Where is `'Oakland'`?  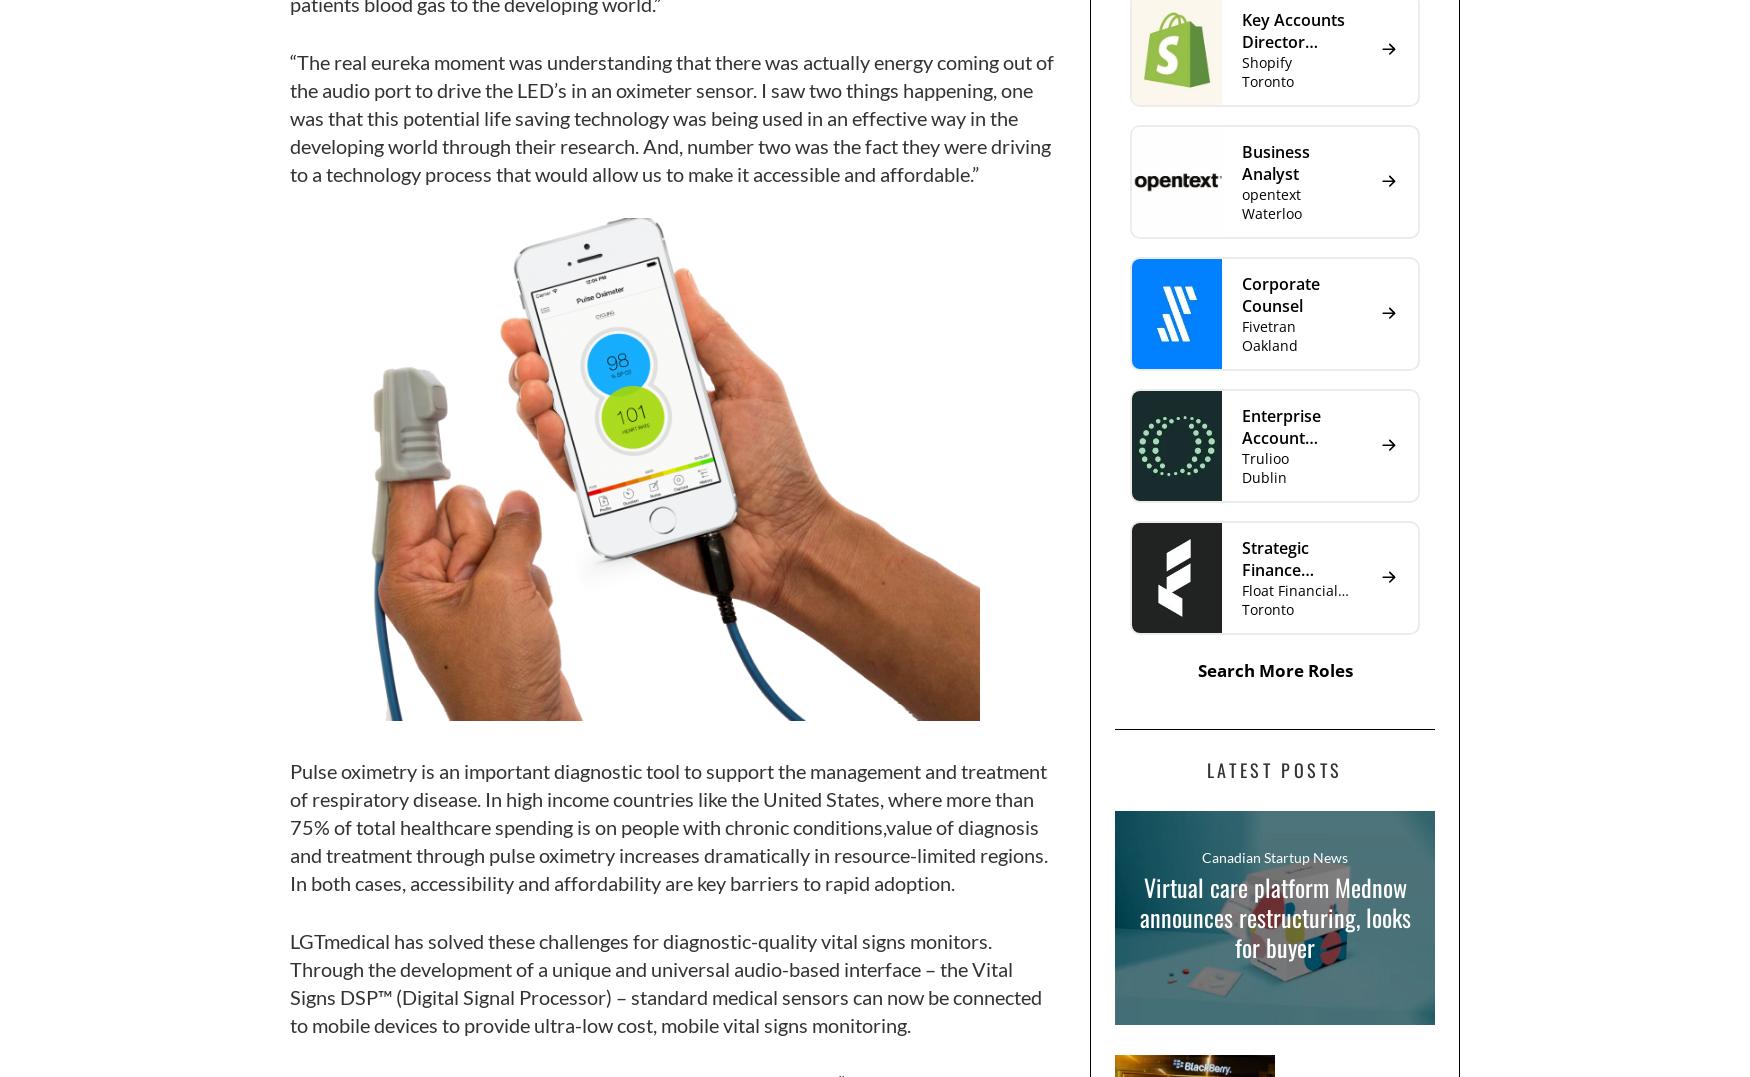
'Oakland' is located at coordinates (1268, 343).